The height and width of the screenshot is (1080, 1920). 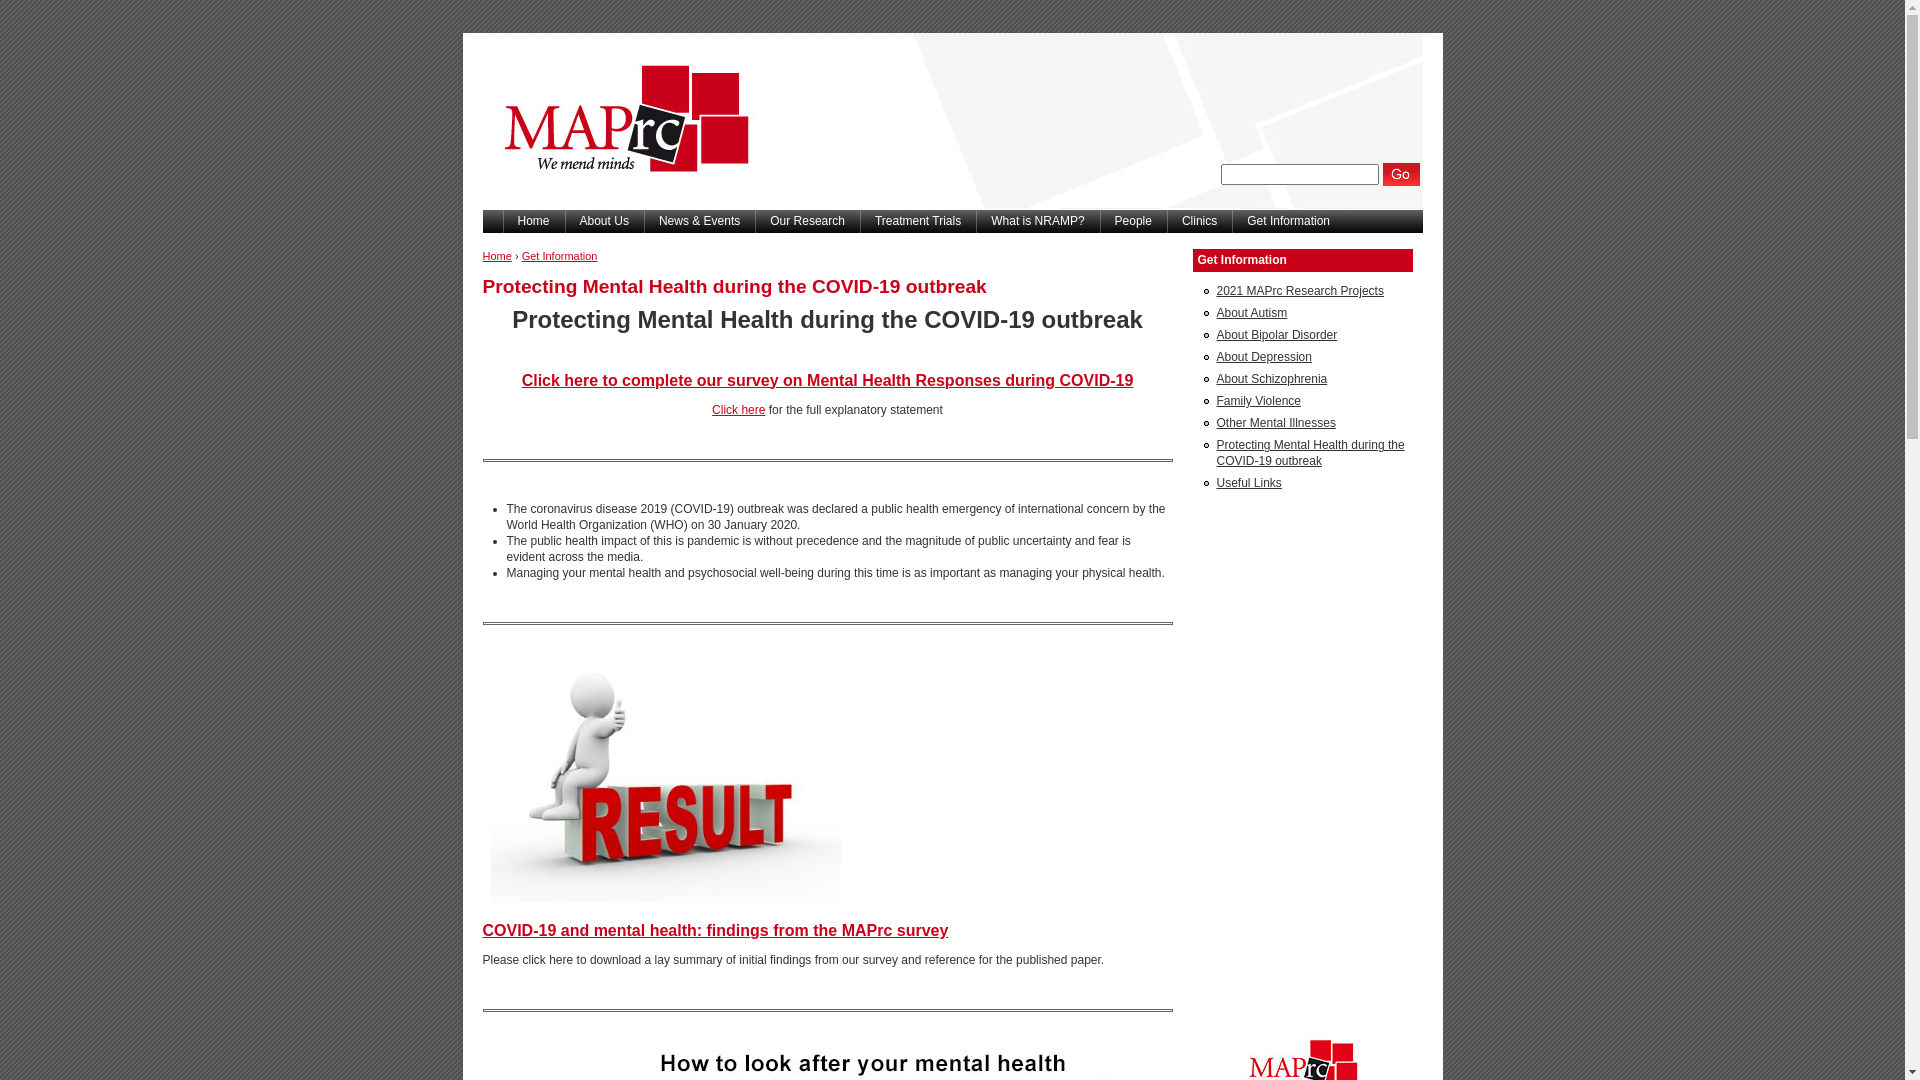 I want to click on 'Other Mental Illnesses', so click(x=1274, y=422).